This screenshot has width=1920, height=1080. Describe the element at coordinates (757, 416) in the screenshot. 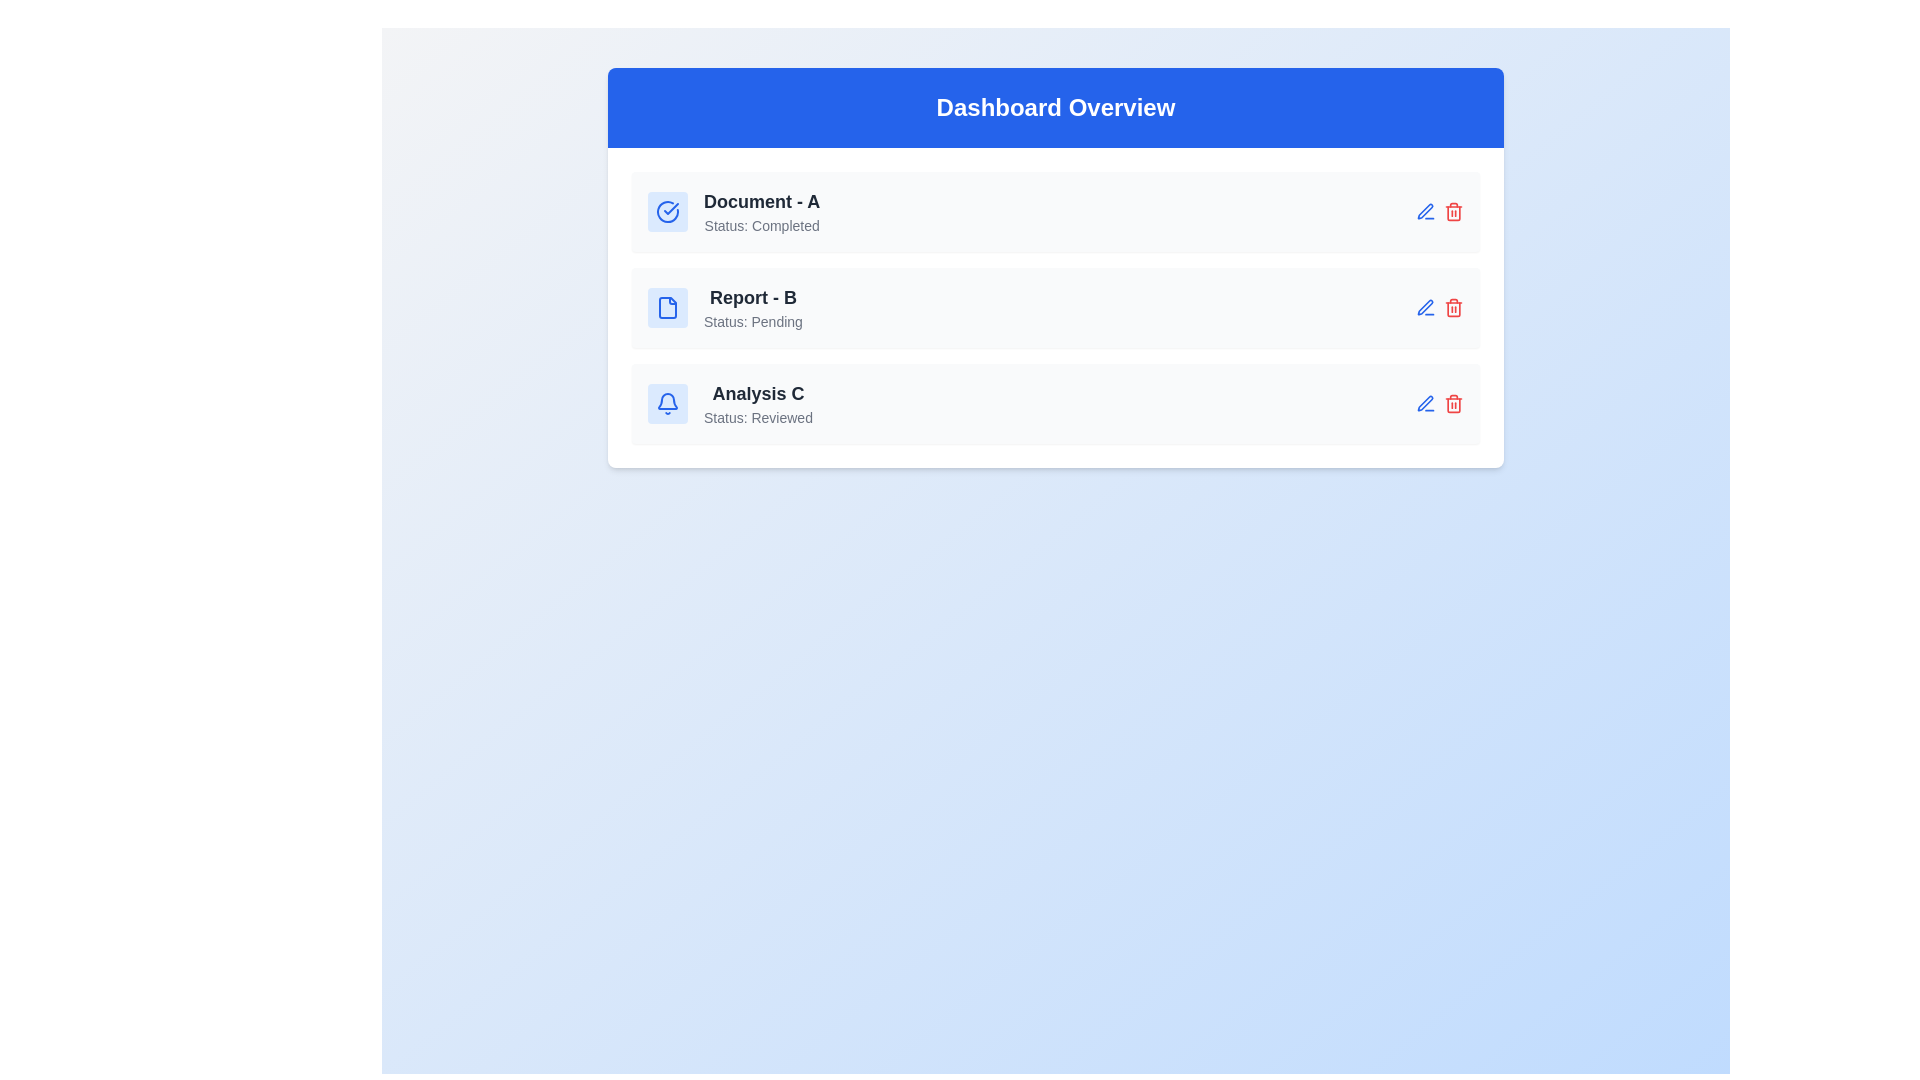

I see `the text label displaying 'Status: Reviewed', which is located below 'Analysis C' in the Dashboard Overview section` at that location.